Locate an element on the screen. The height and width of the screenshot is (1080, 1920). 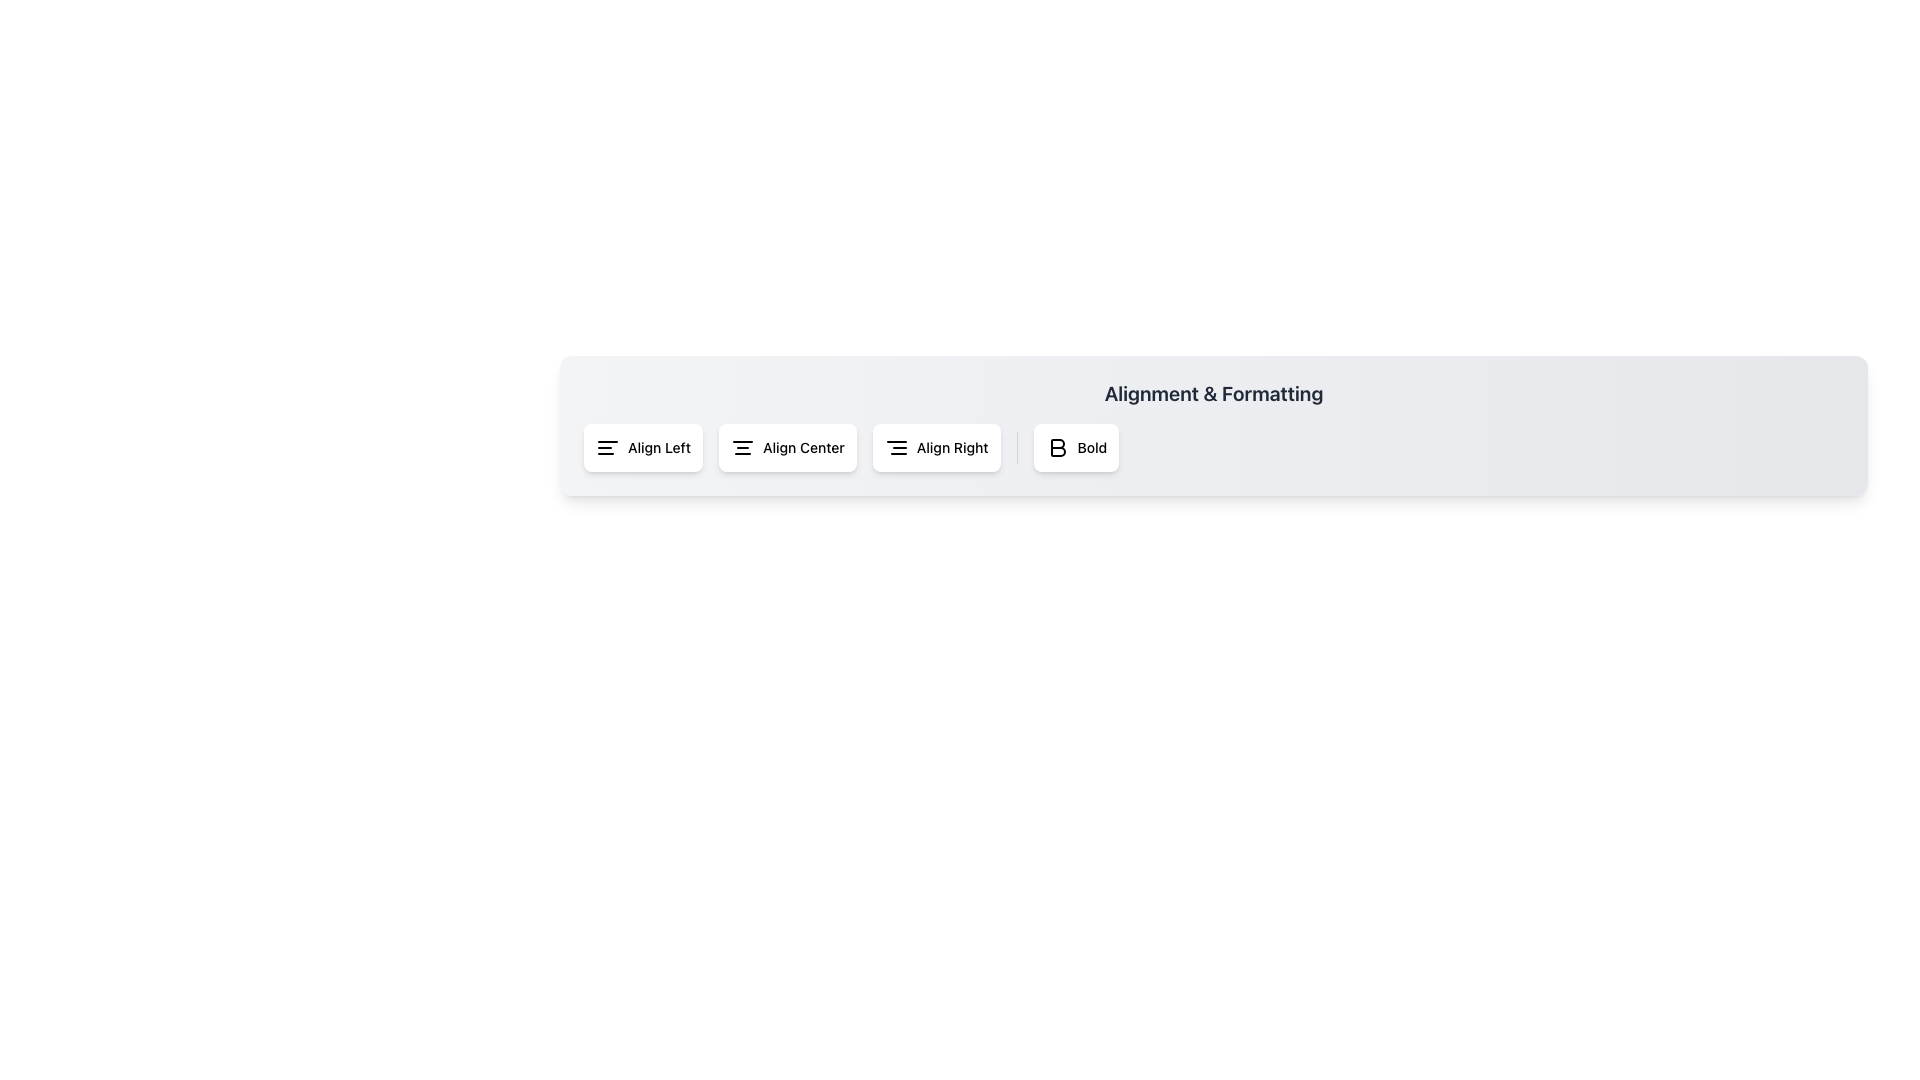
the 'Align Right' button, which is the third button in the alignment toolbar, to align content to the right is located at coordinates (935, 446).